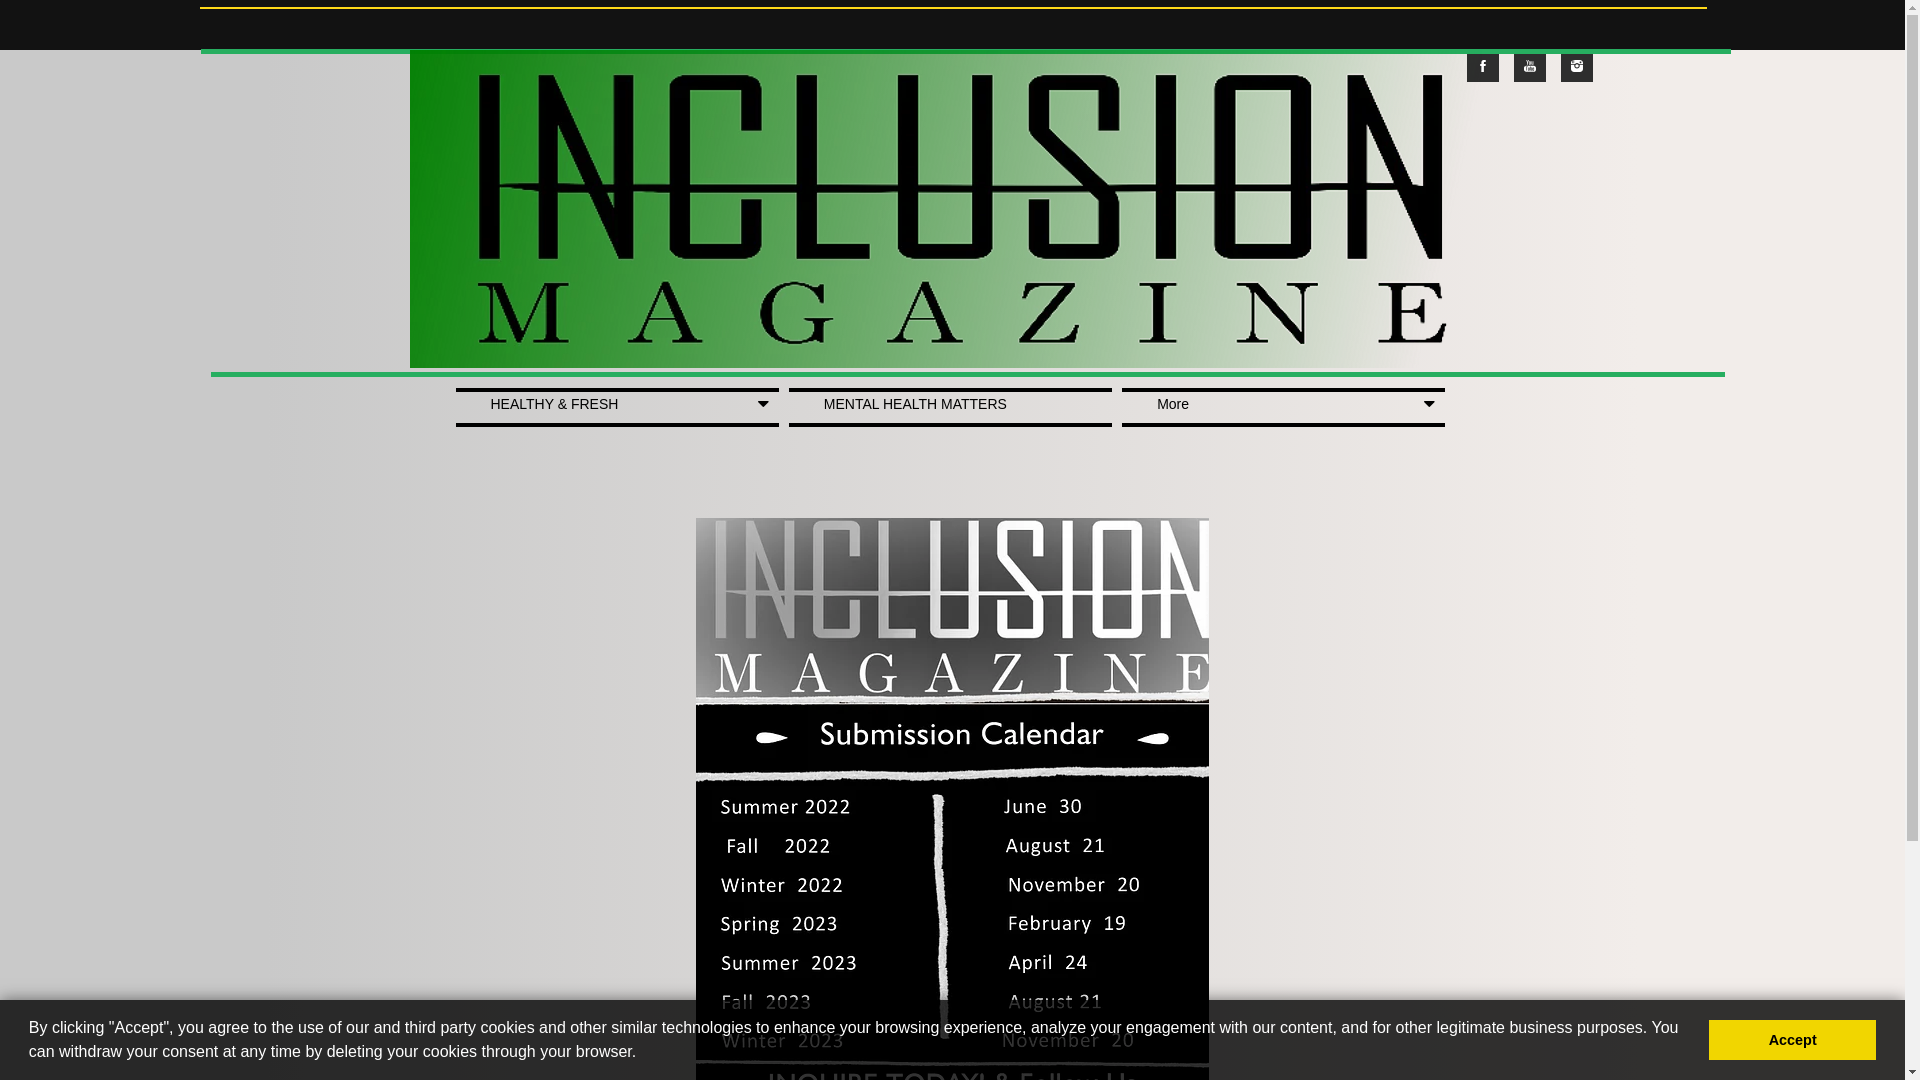 The width and height of the screenshot is (1920, 1080). Describe the element at coordinates (616, 406) in the screenshot. I see `'HEALTHY & FRESH'` at that location.